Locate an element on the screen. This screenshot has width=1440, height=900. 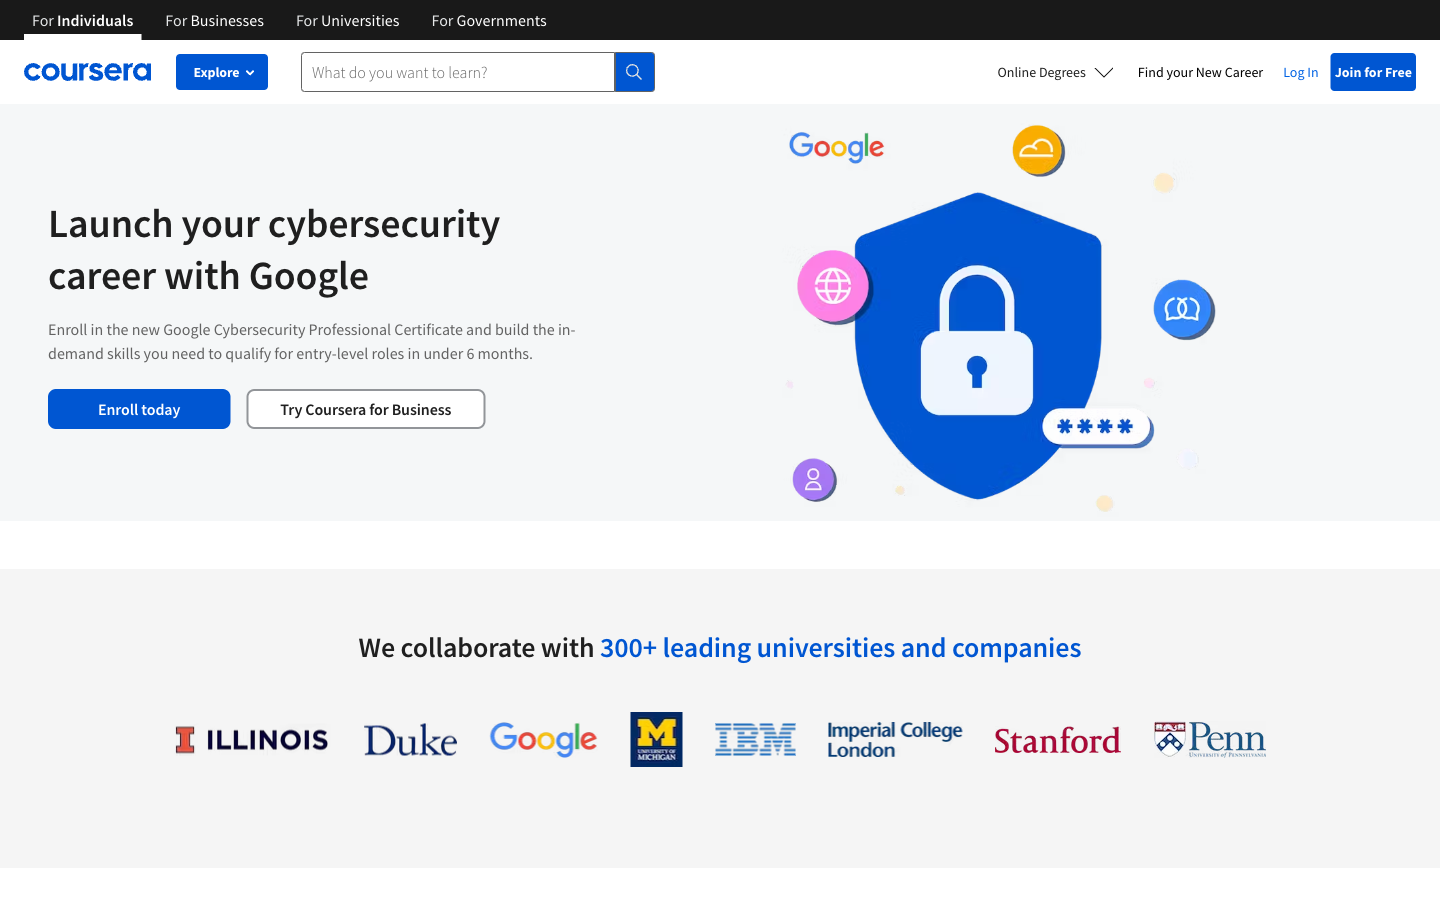
Check Coursera For Government Page is located at coordinates (488, 18).